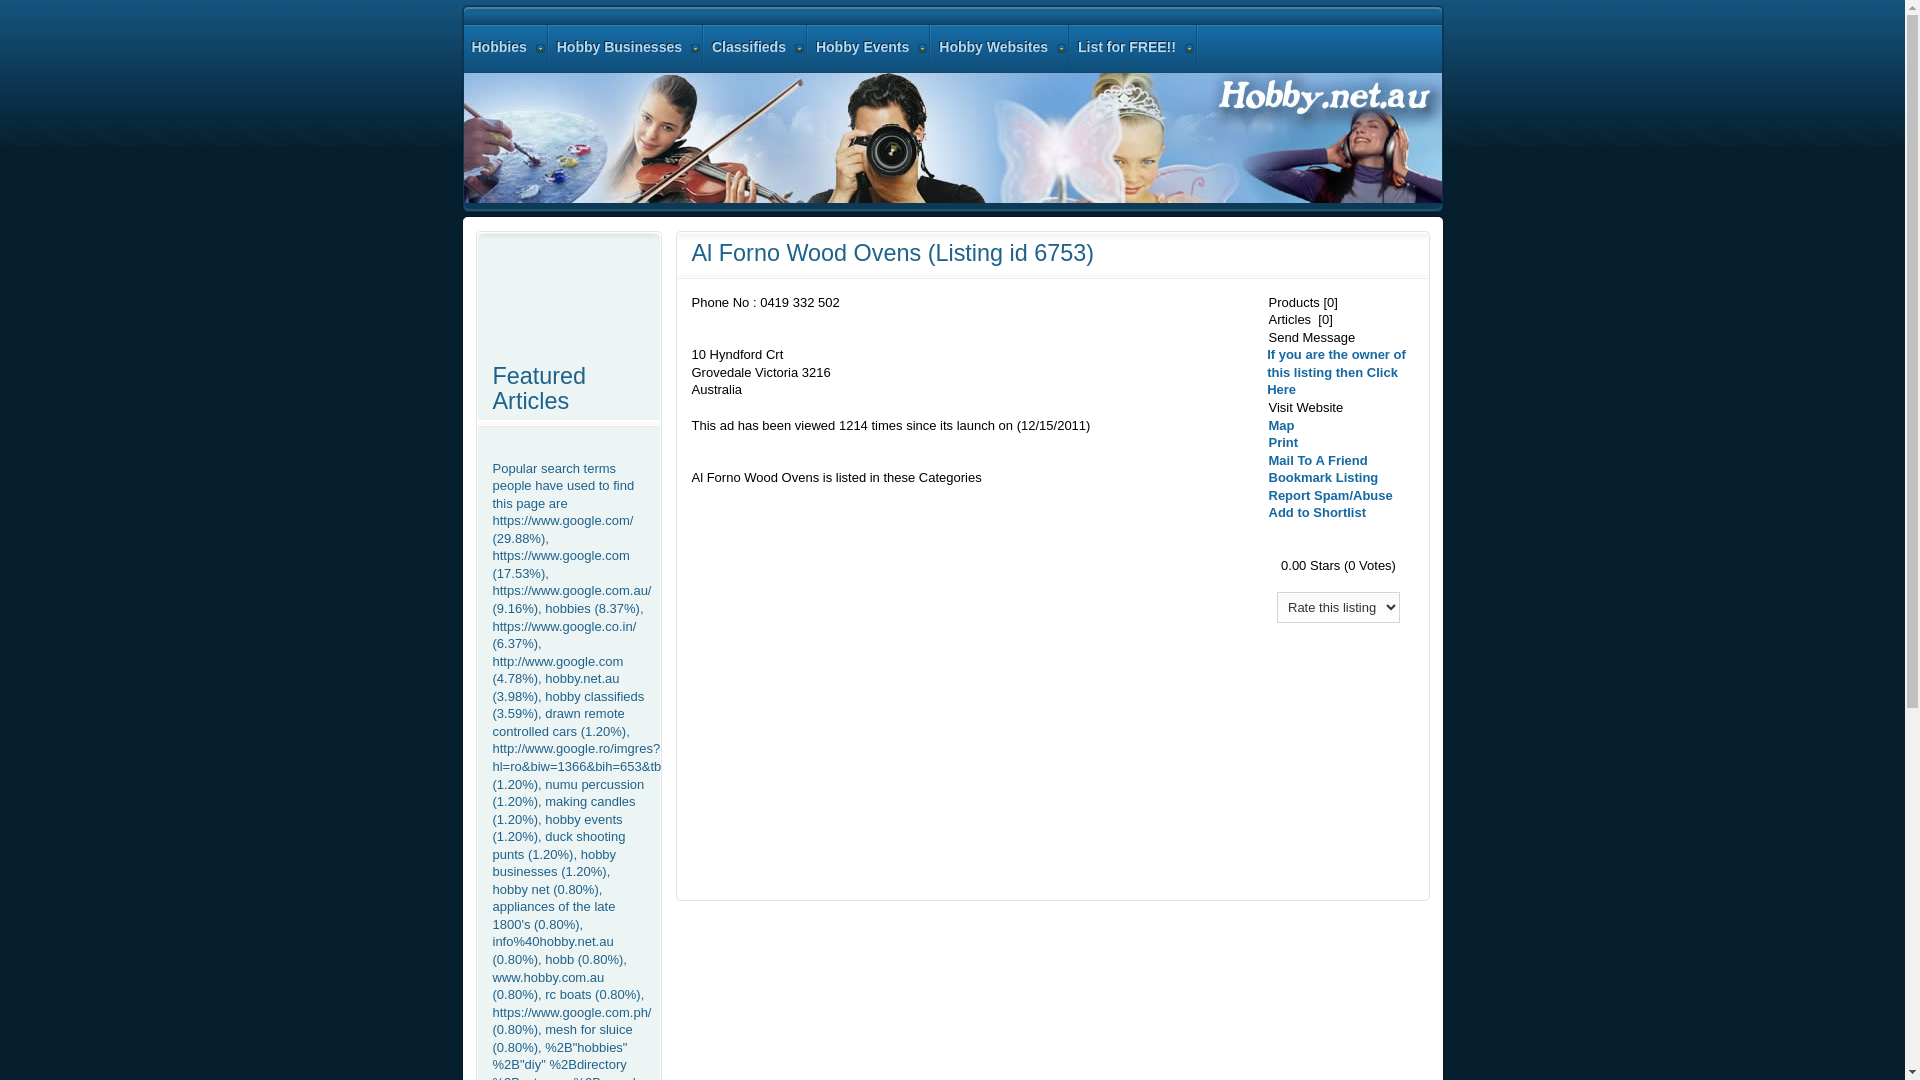 This screenshot has height=1080, width=1920. I want to click on 'Print', so click(1282, 441).